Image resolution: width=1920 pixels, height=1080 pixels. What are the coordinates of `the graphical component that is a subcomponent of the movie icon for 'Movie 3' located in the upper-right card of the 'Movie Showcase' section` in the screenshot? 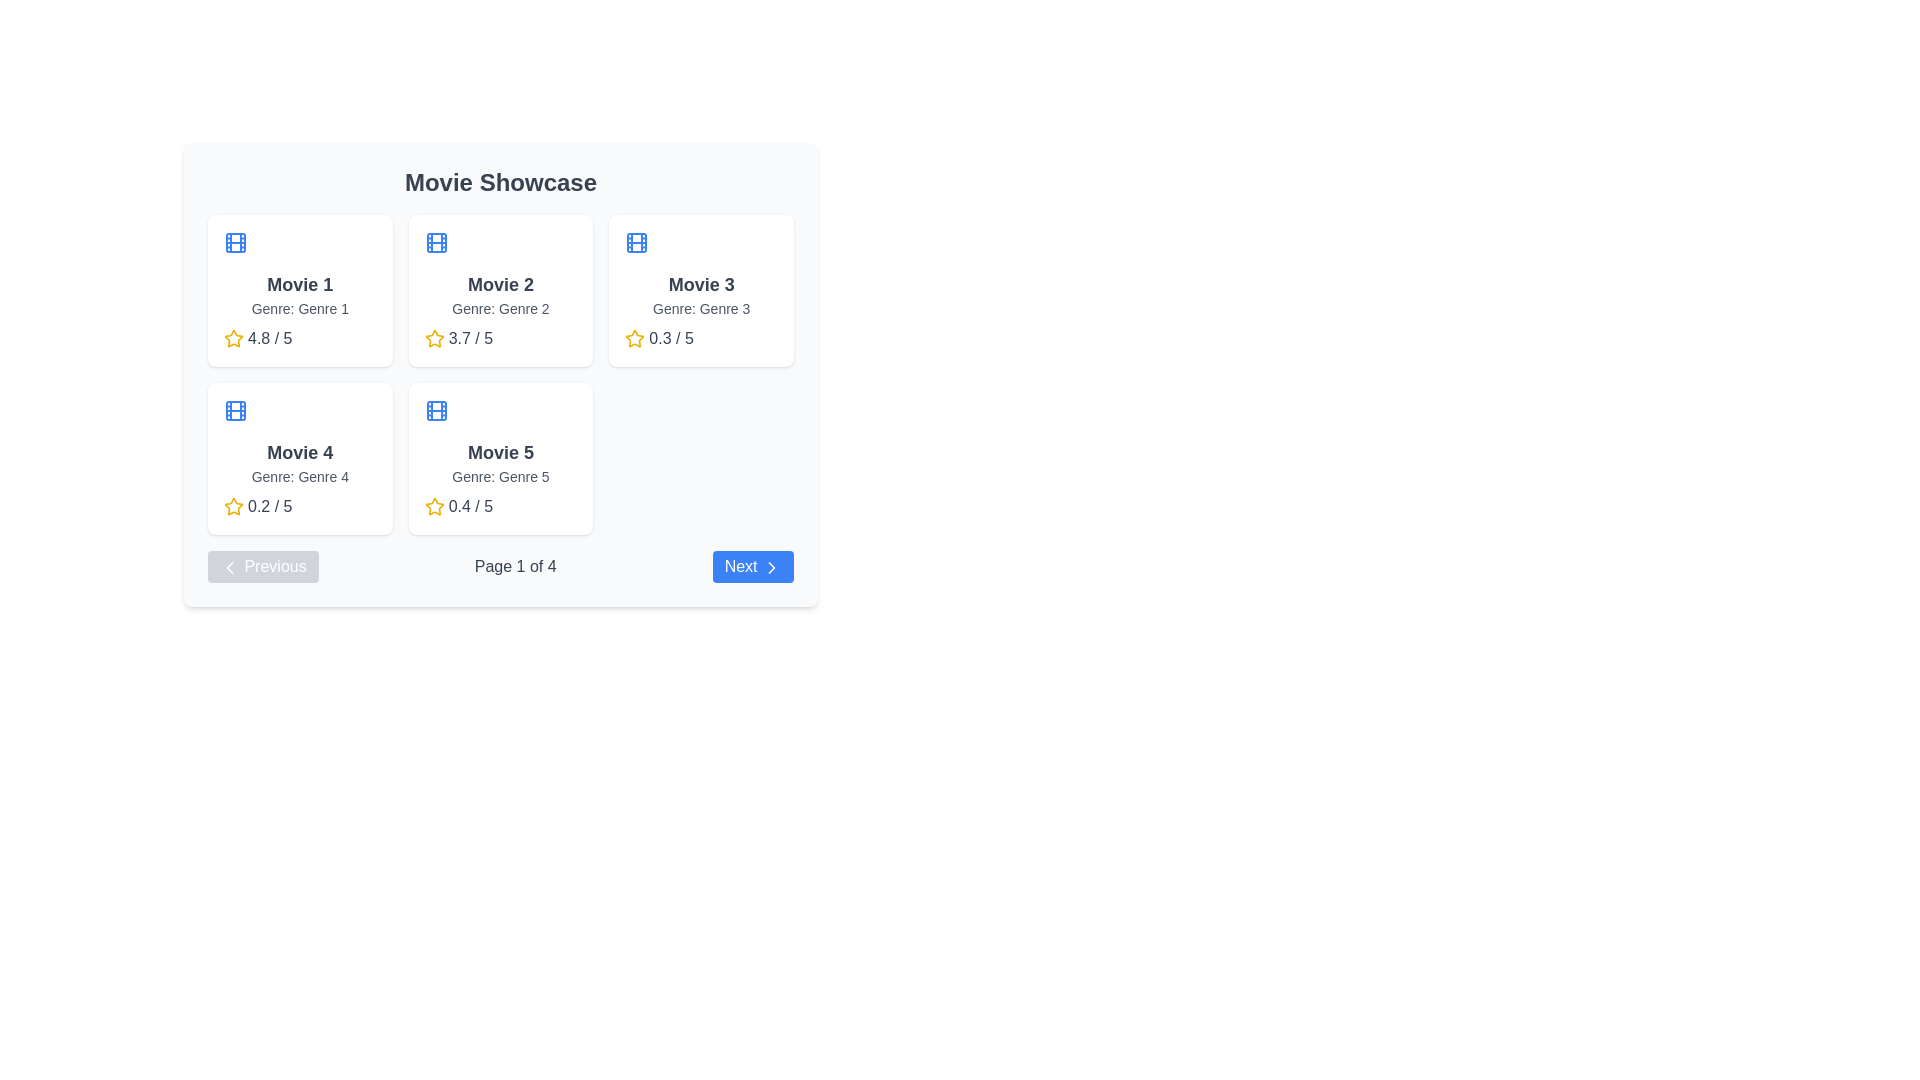 It's located at (636, 242).